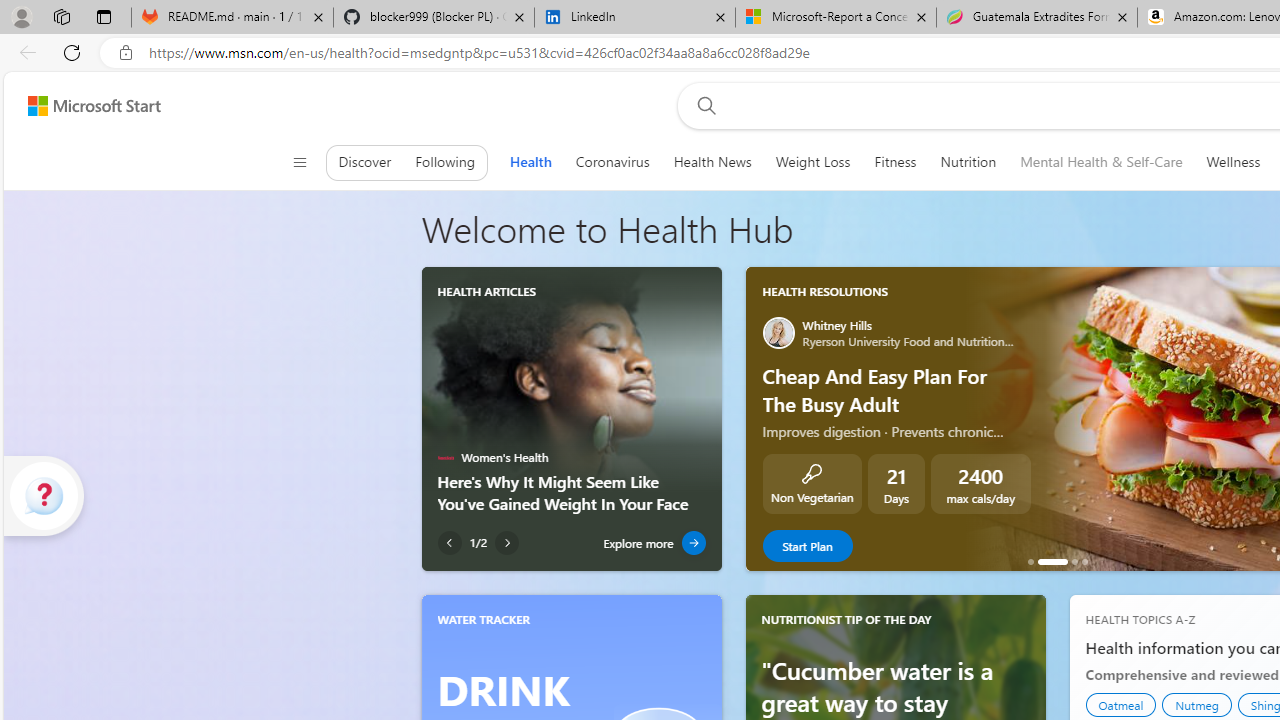  What do you see at coordinates (968, 161) in the screenshot?
I see `'Nutrition'` at bounding box center [968, 161].